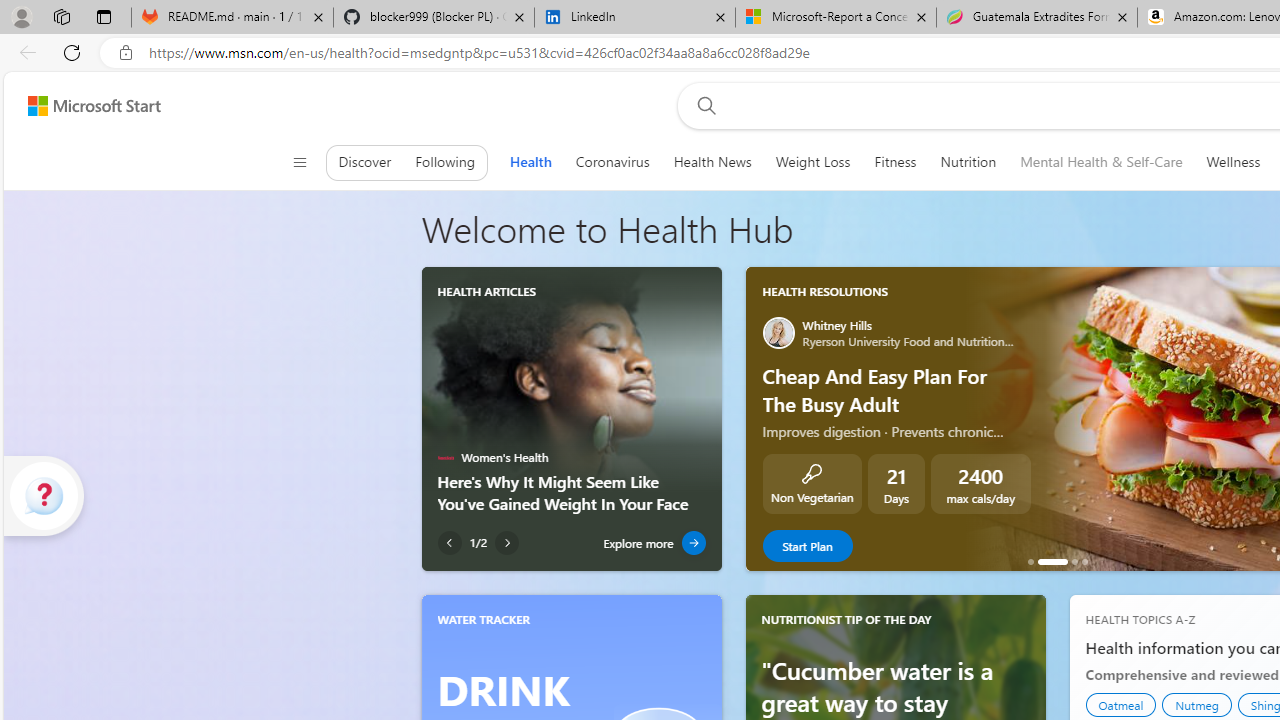  What do you see at coordinates (968, 161) in the screenshot?
I see `'Nutrition'` at bounding box center [968, 161].